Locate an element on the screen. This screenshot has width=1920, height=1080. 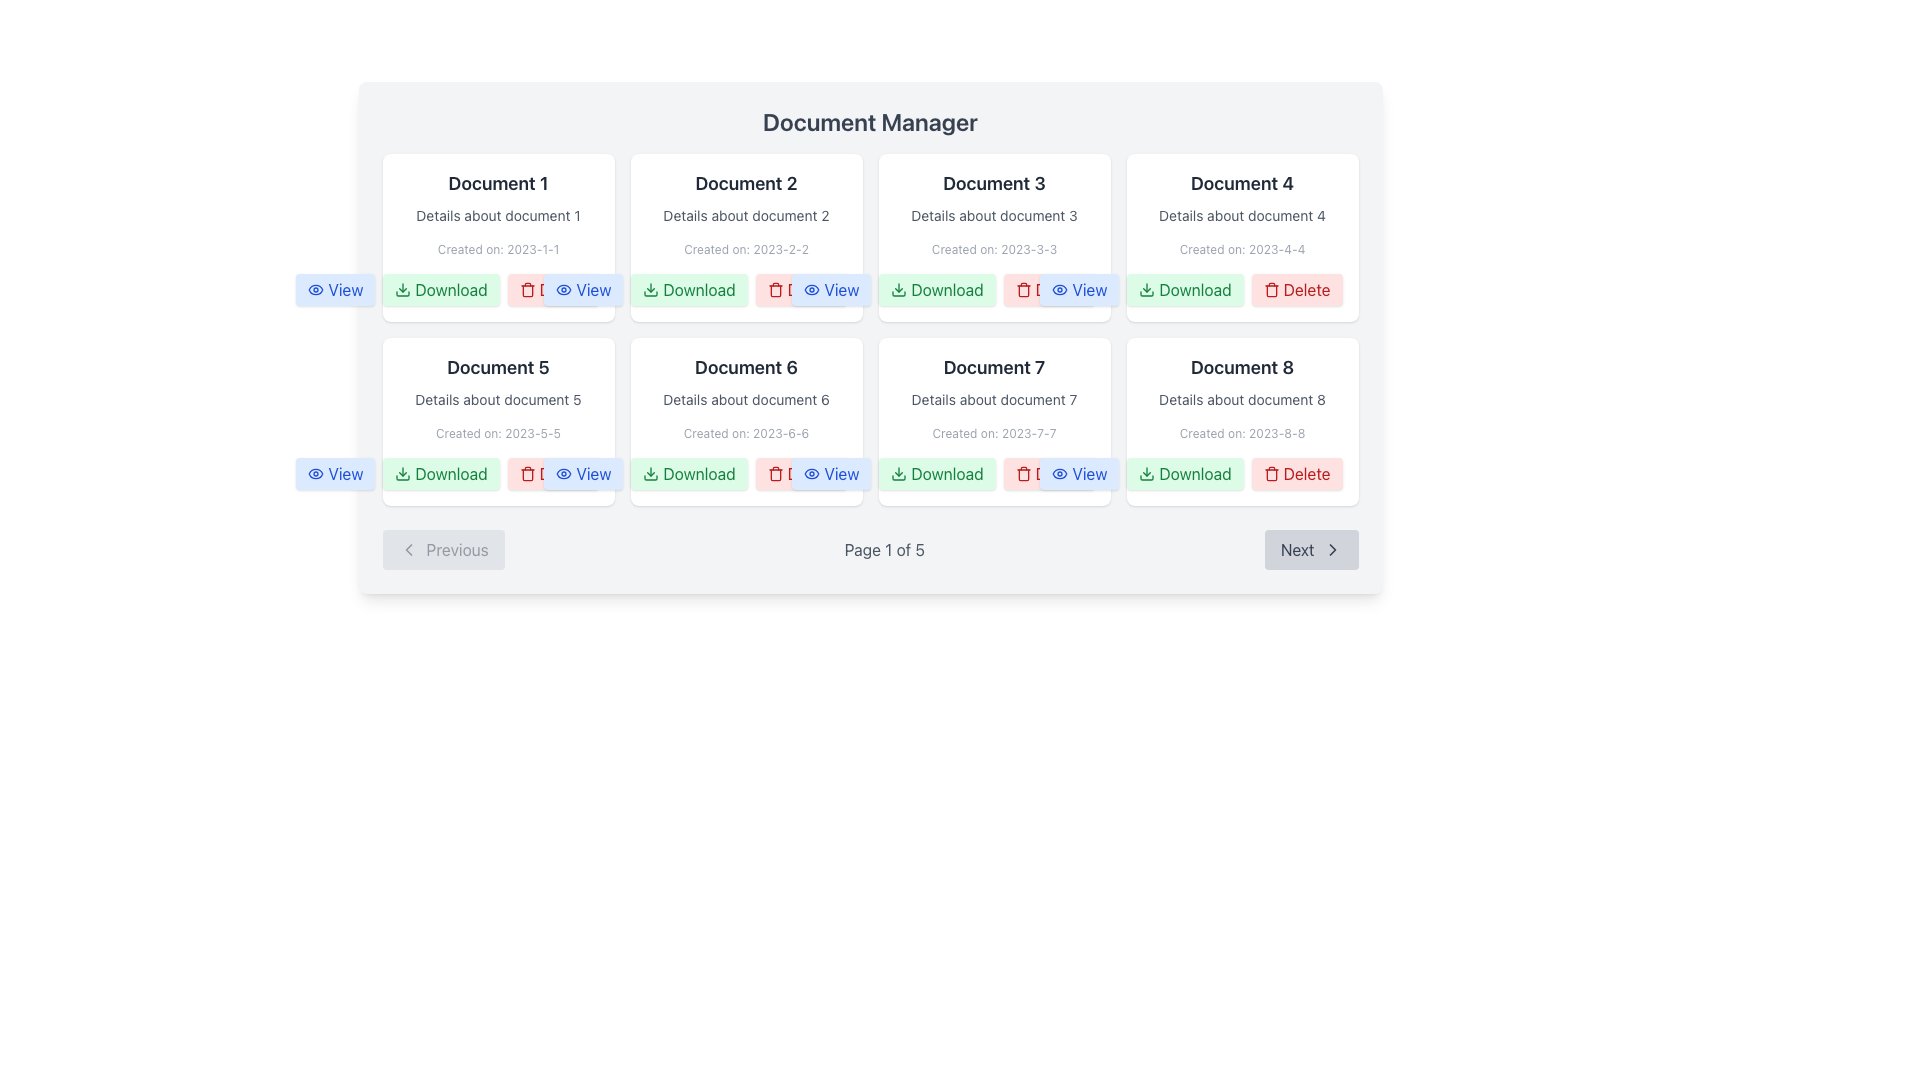
the text label displaying the title "Document 5" in a large, bold, dark gray font, located in the center-left group box of the "Document Manager" grid is located at coordinates (498, 367).